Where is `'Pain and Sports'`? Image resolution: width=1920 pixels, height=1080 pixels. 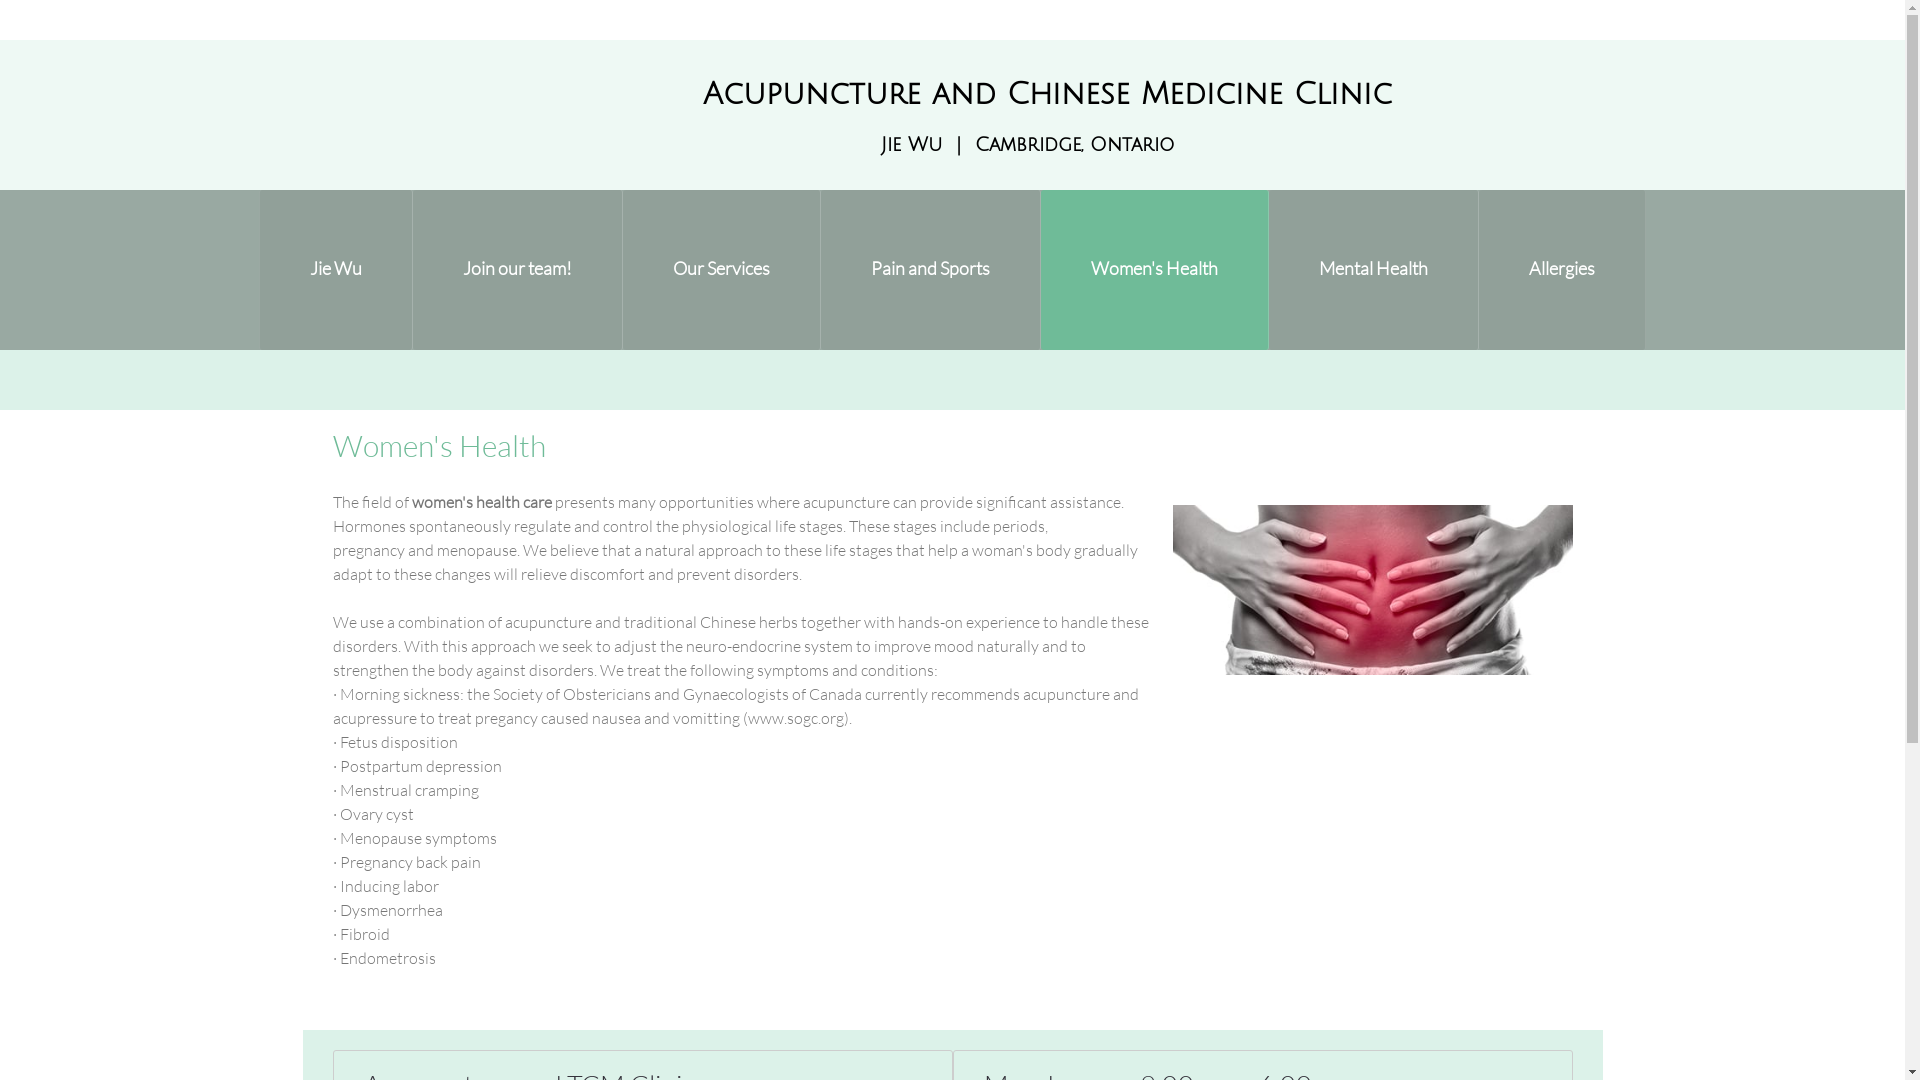 'Pain and Sports' is located at coordinates (930, 270).